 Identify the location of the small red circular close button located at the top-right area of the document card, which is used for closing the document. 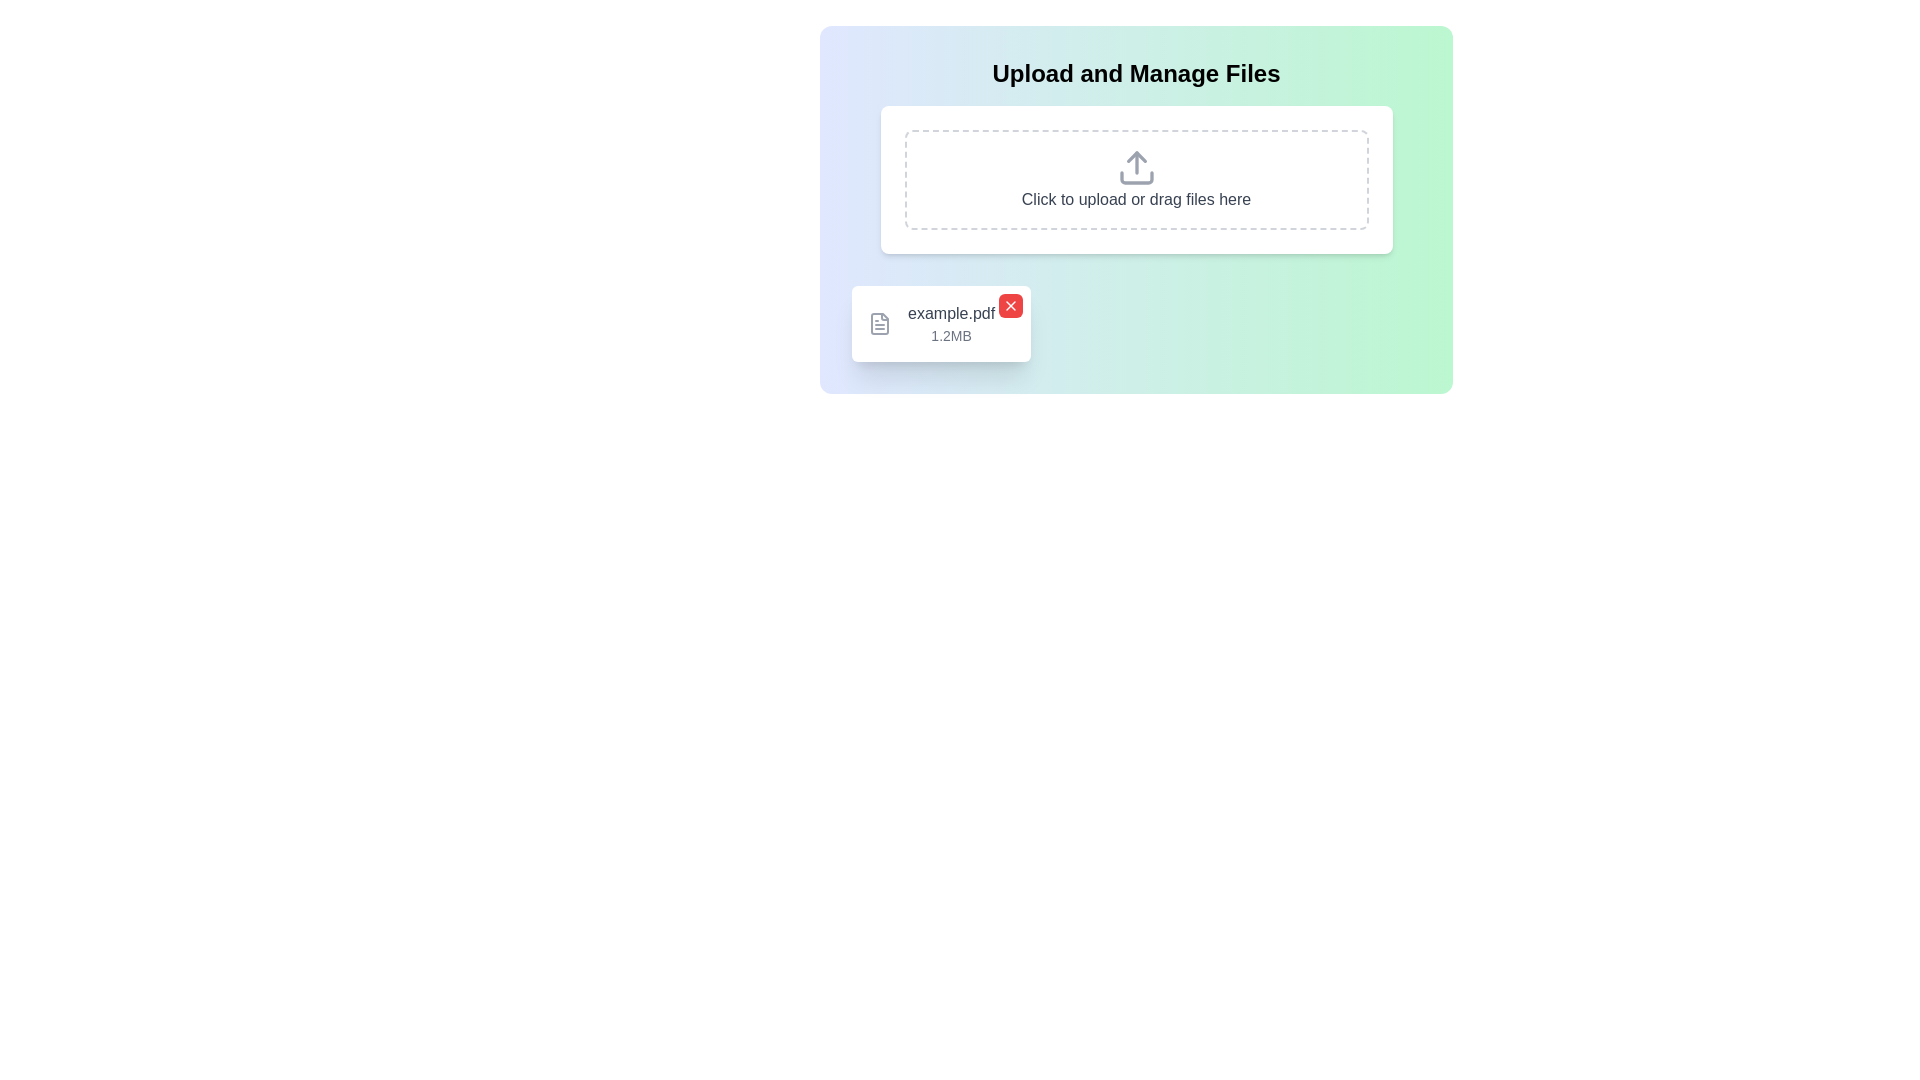
(1011, 305).